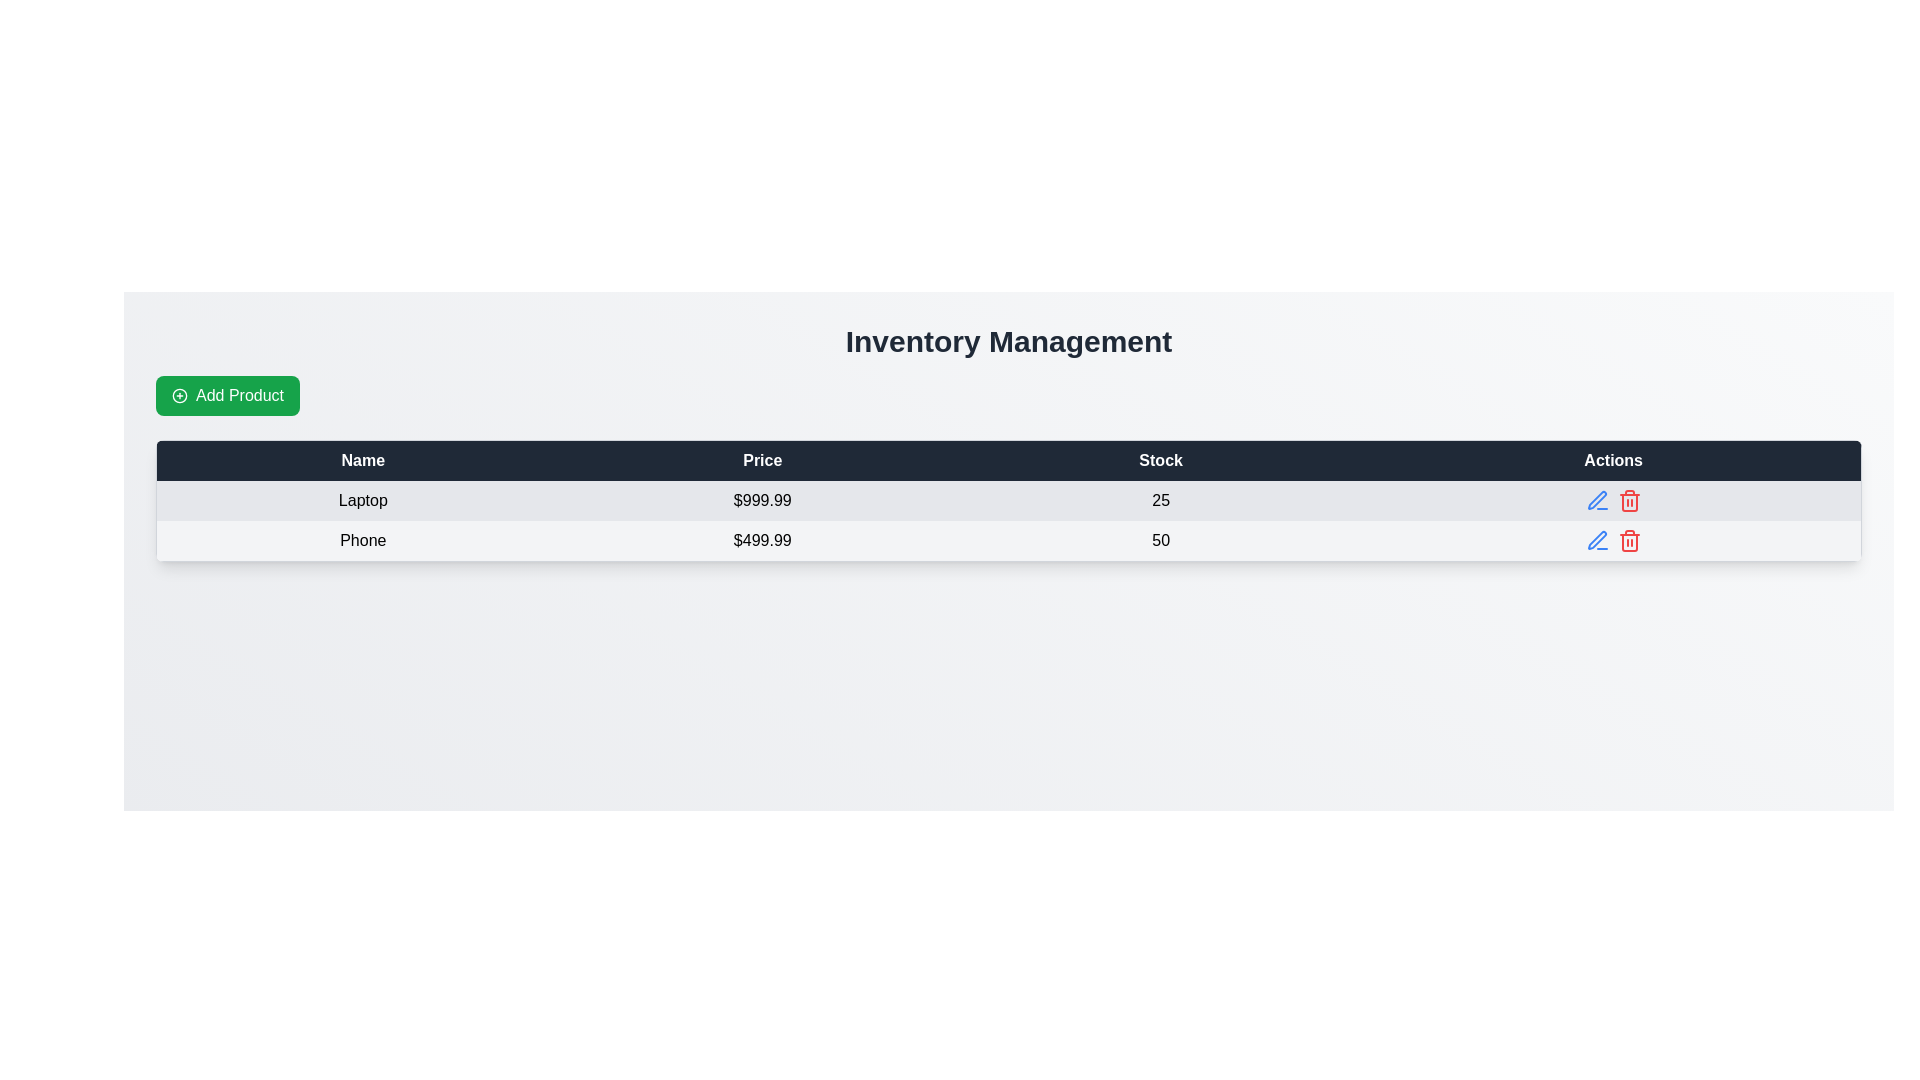 This screenshot has width=1920, height=1080. I want to click on the 'Delete' icon button located in the second row of the actions column, immediately to the right of the blue pen icon, so click(1629, 500).